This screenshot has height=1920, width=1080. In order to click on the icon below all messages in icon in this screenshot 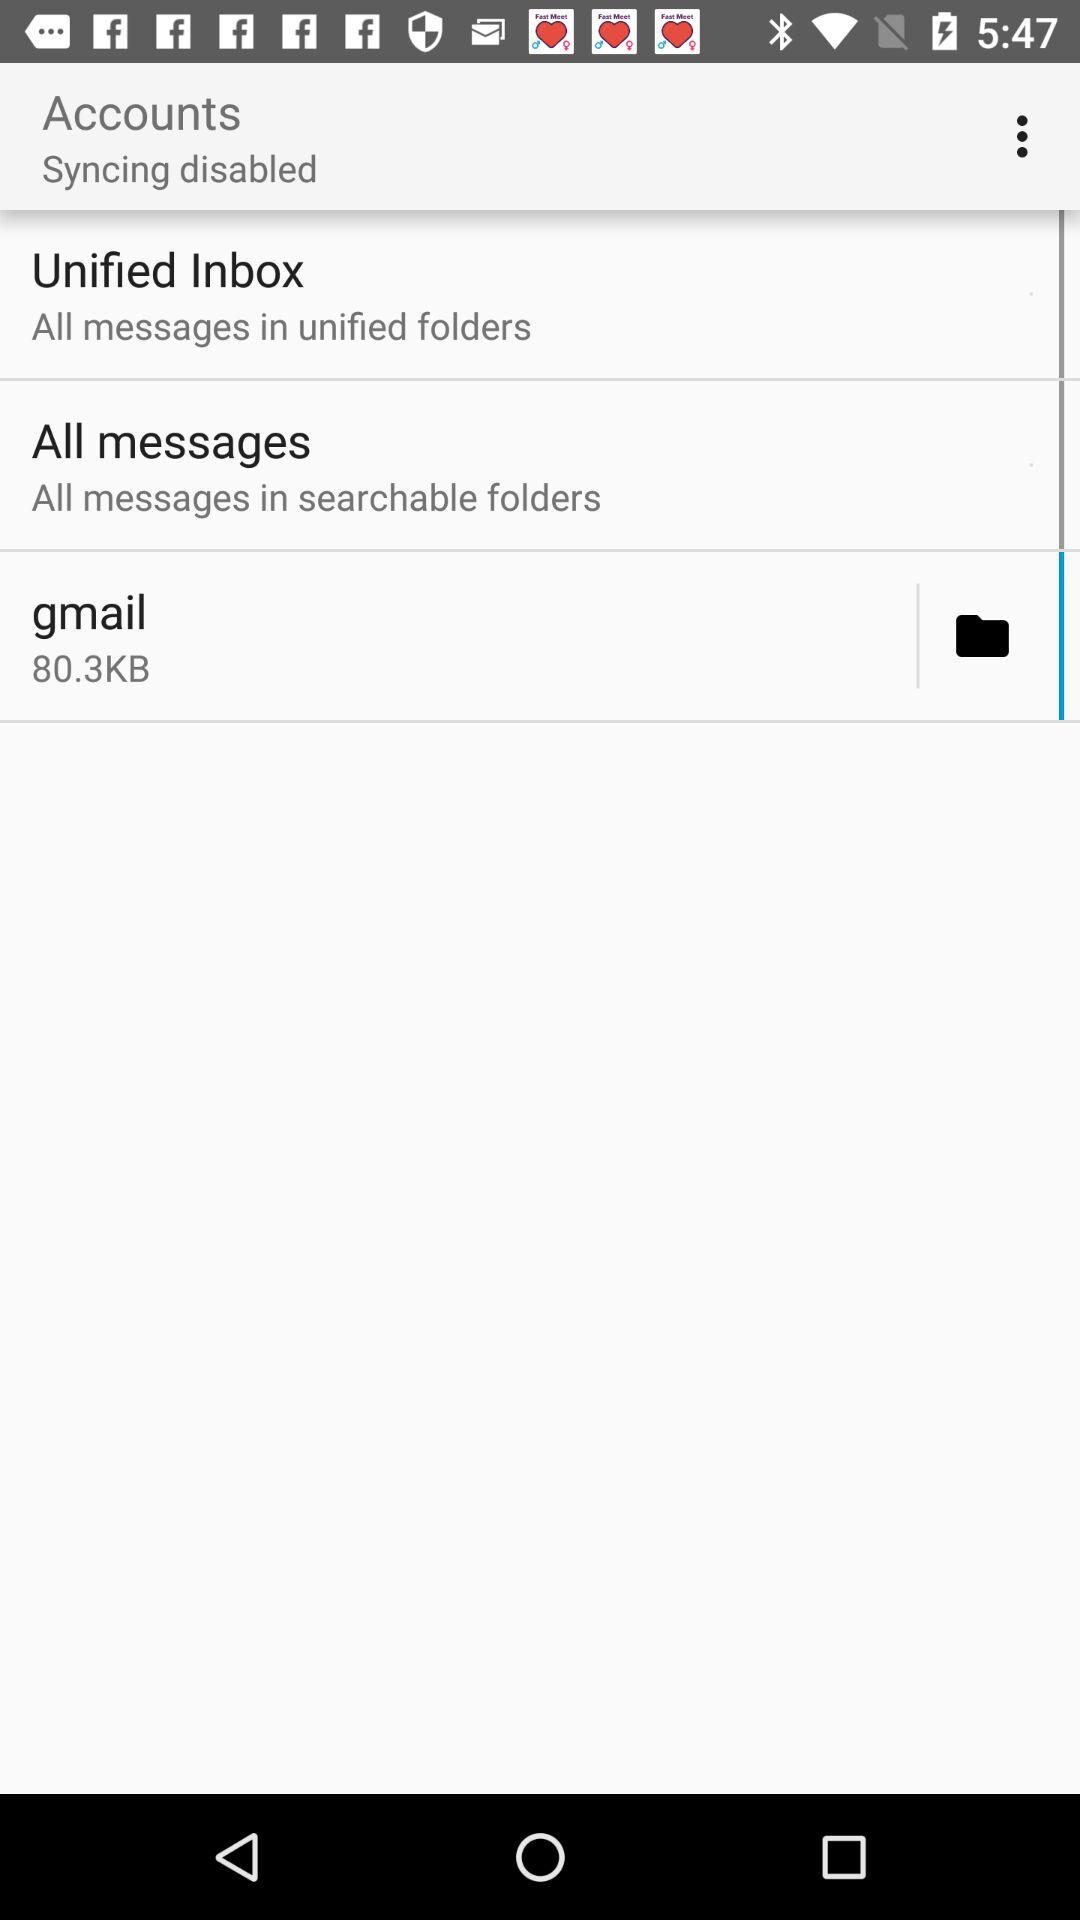, I will do `click(918, 635)`.